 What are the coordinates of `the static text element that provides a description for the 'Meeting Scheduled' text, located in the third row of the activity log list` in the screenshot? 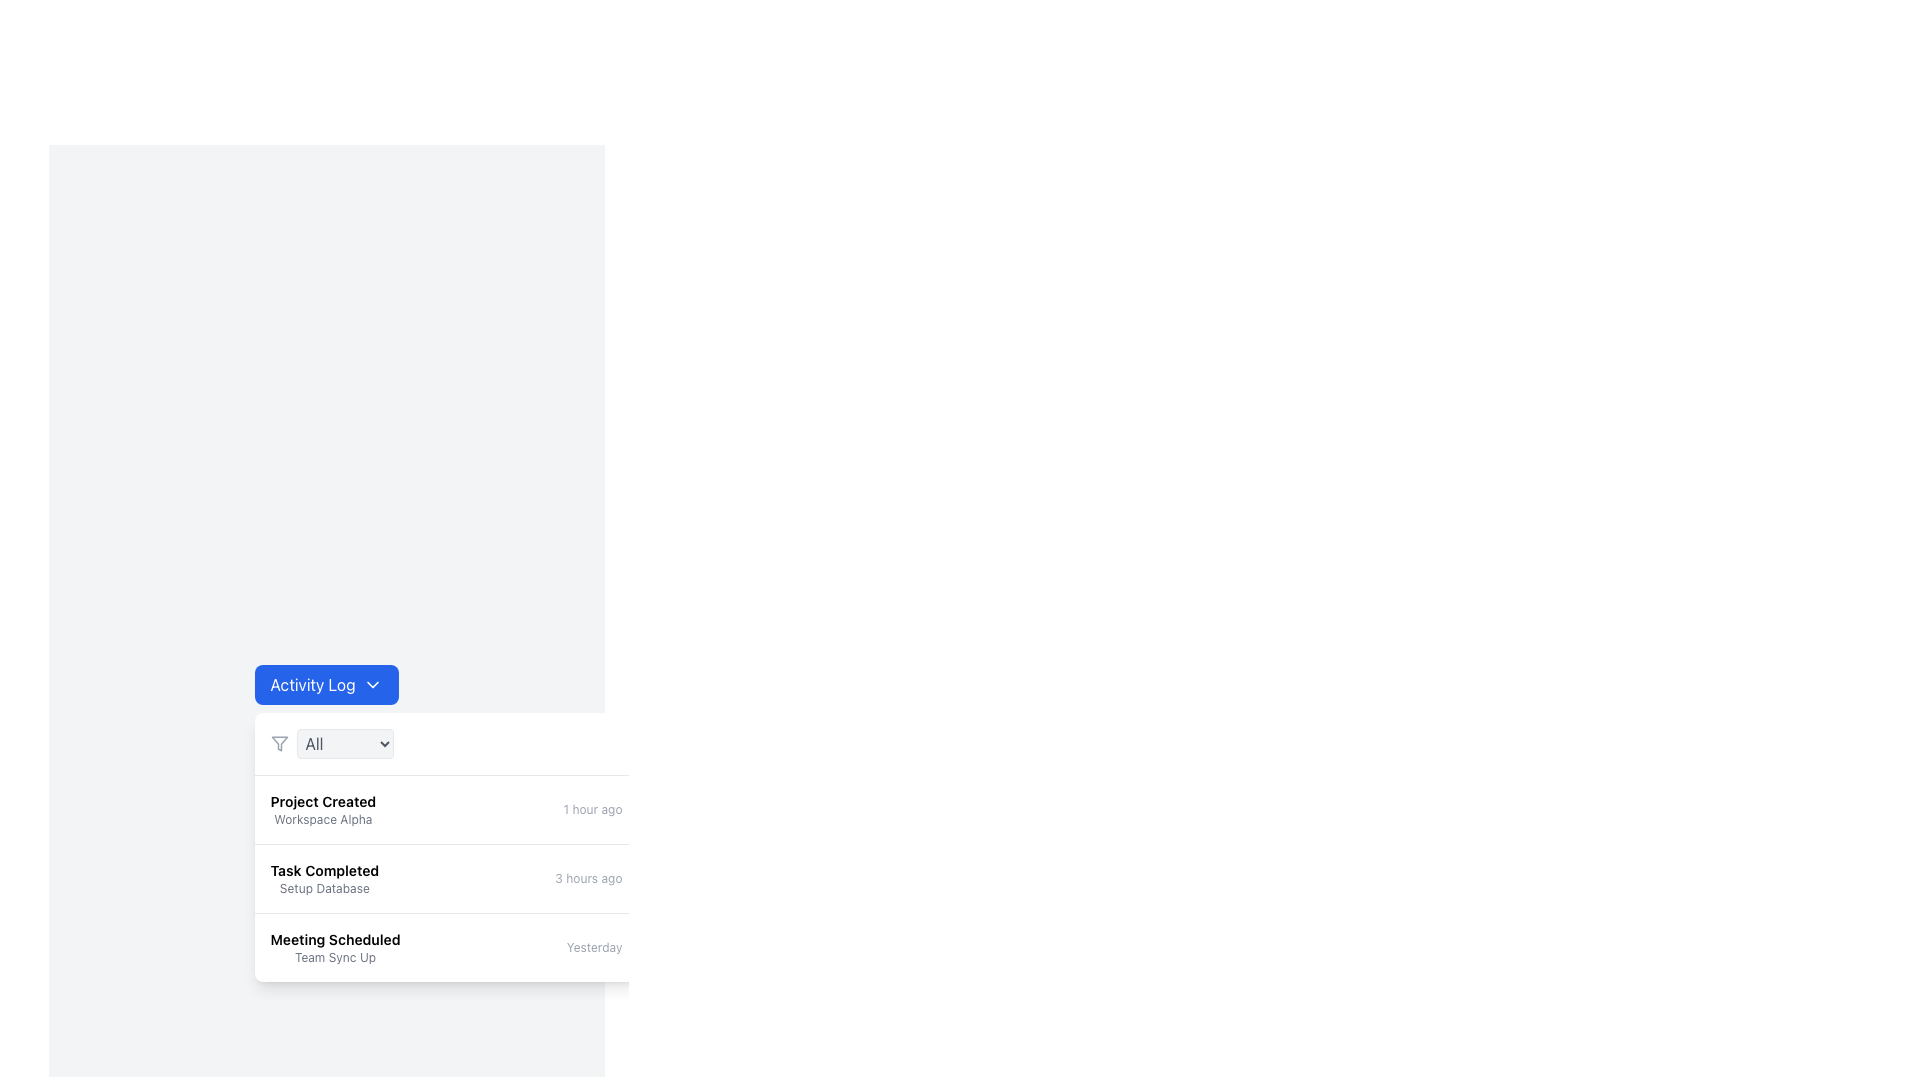 It's located at (335, 956).